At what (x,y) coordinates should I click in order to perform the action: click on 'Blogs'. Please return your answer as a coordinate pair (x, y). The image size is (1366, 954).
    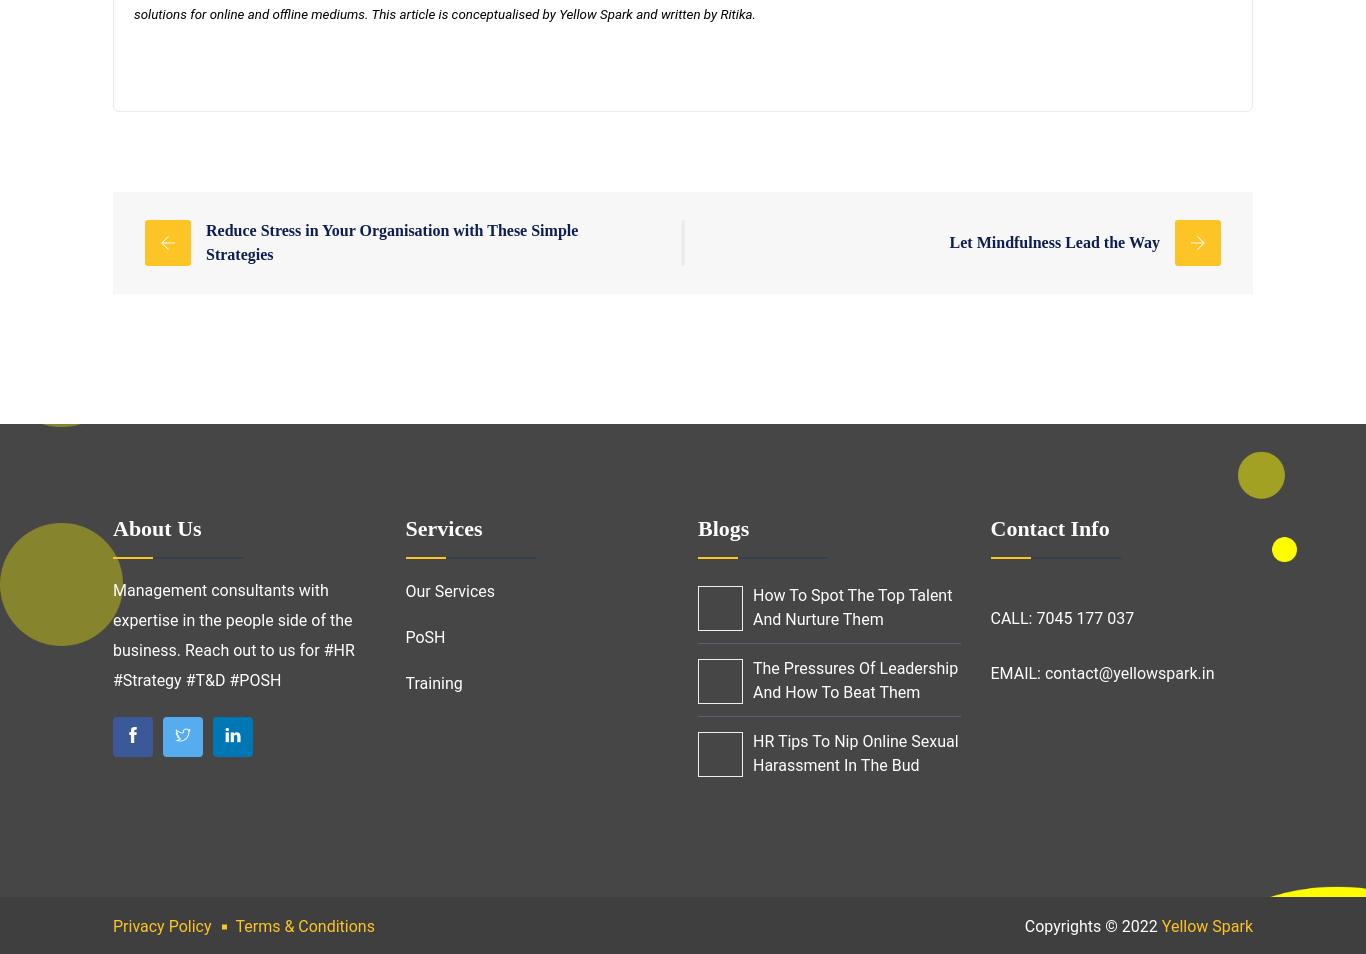
    Looking at the image, I should click on (723, 527).